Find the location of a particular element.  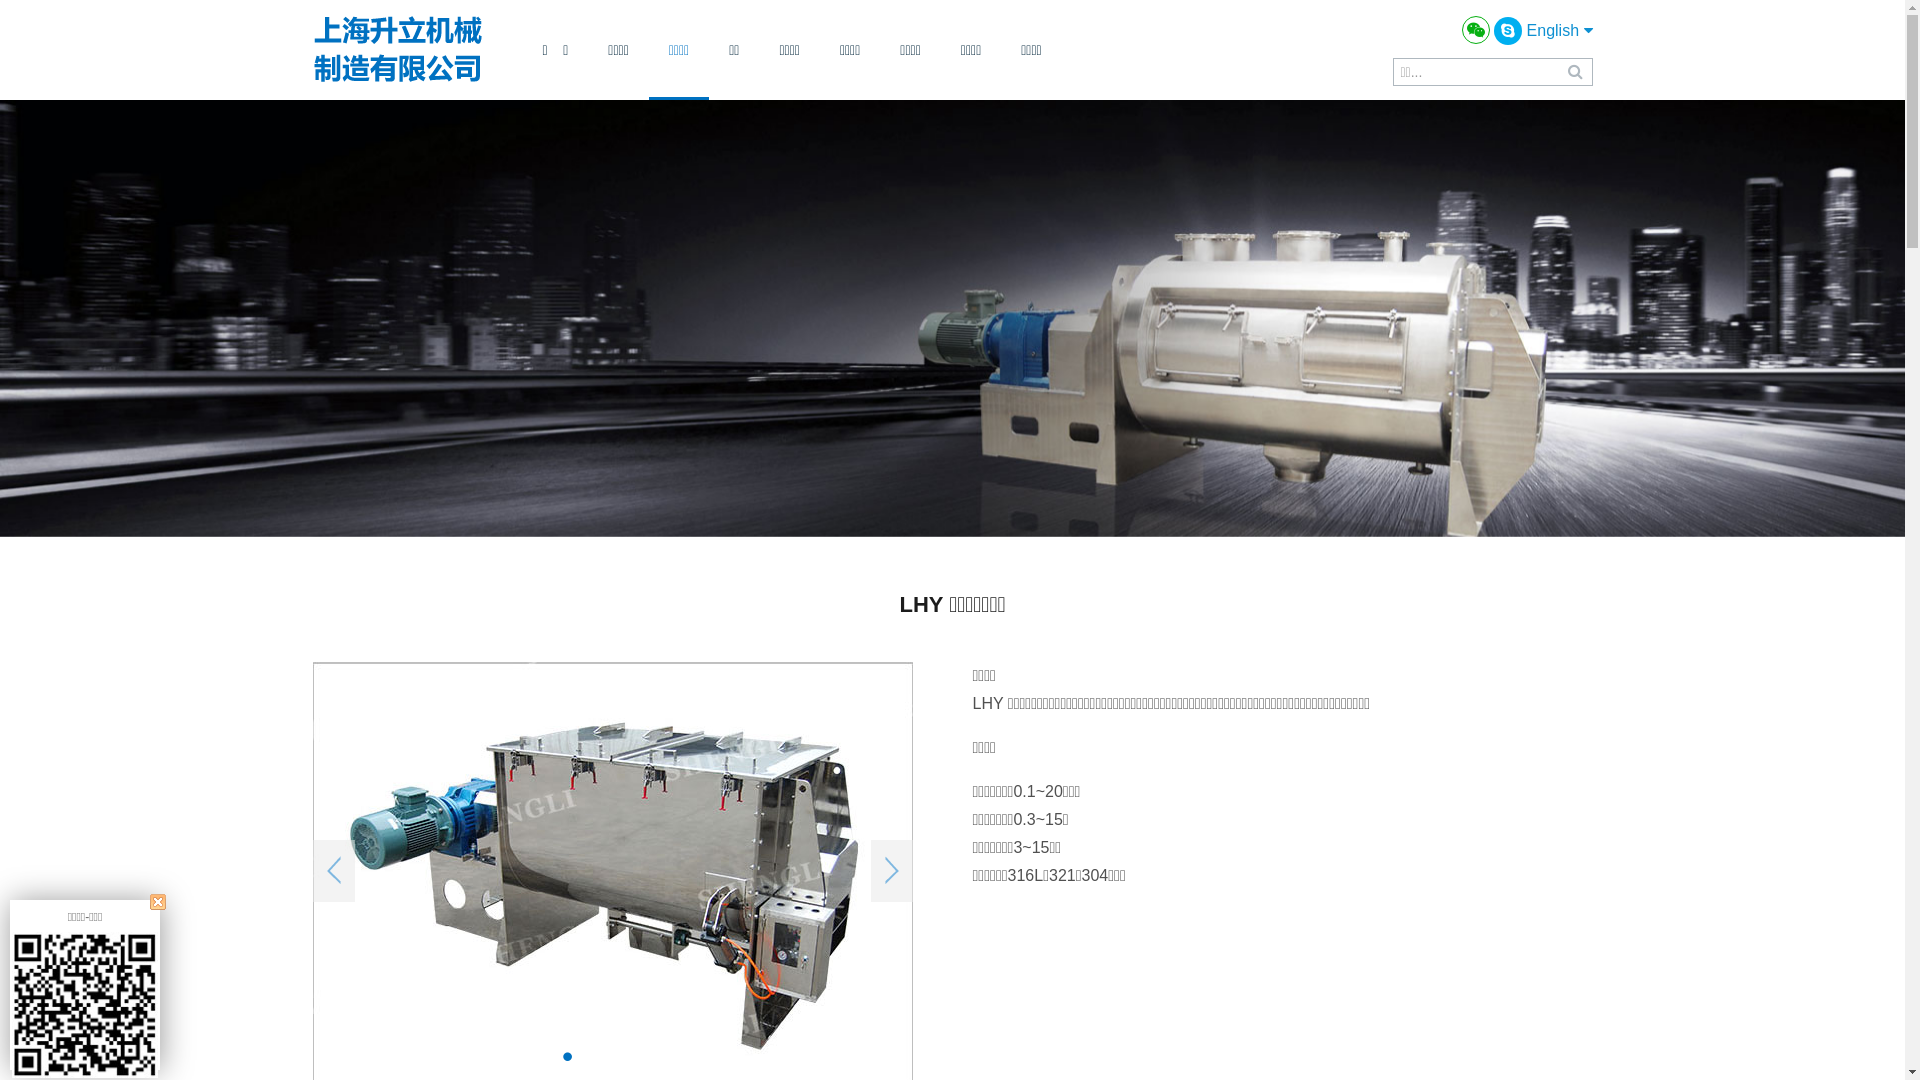

'Previous' is located at coordinates (311, 870).